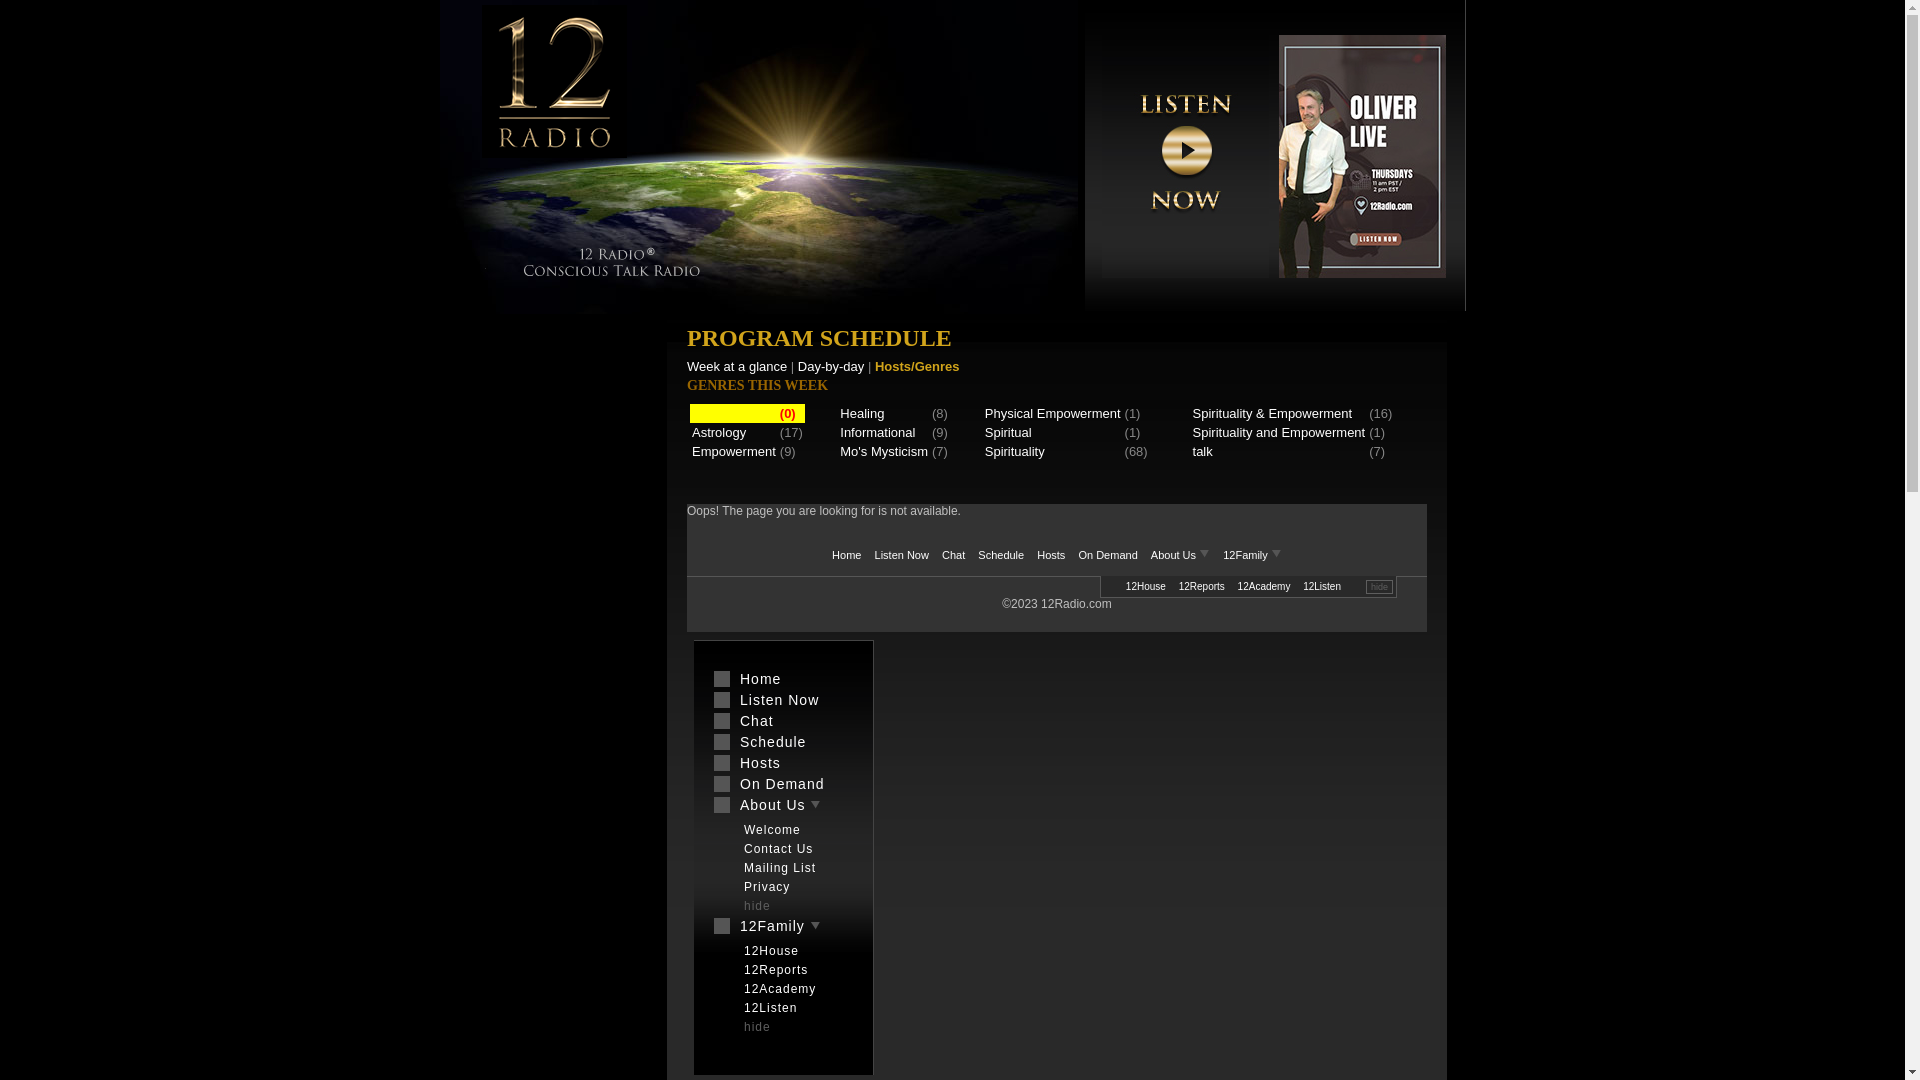 This screenshot has width=1920, height=1080. What do you see at coordinates (840, 412) in the screenshot?
I see `'Healing'` at bounding box center [840, 412].